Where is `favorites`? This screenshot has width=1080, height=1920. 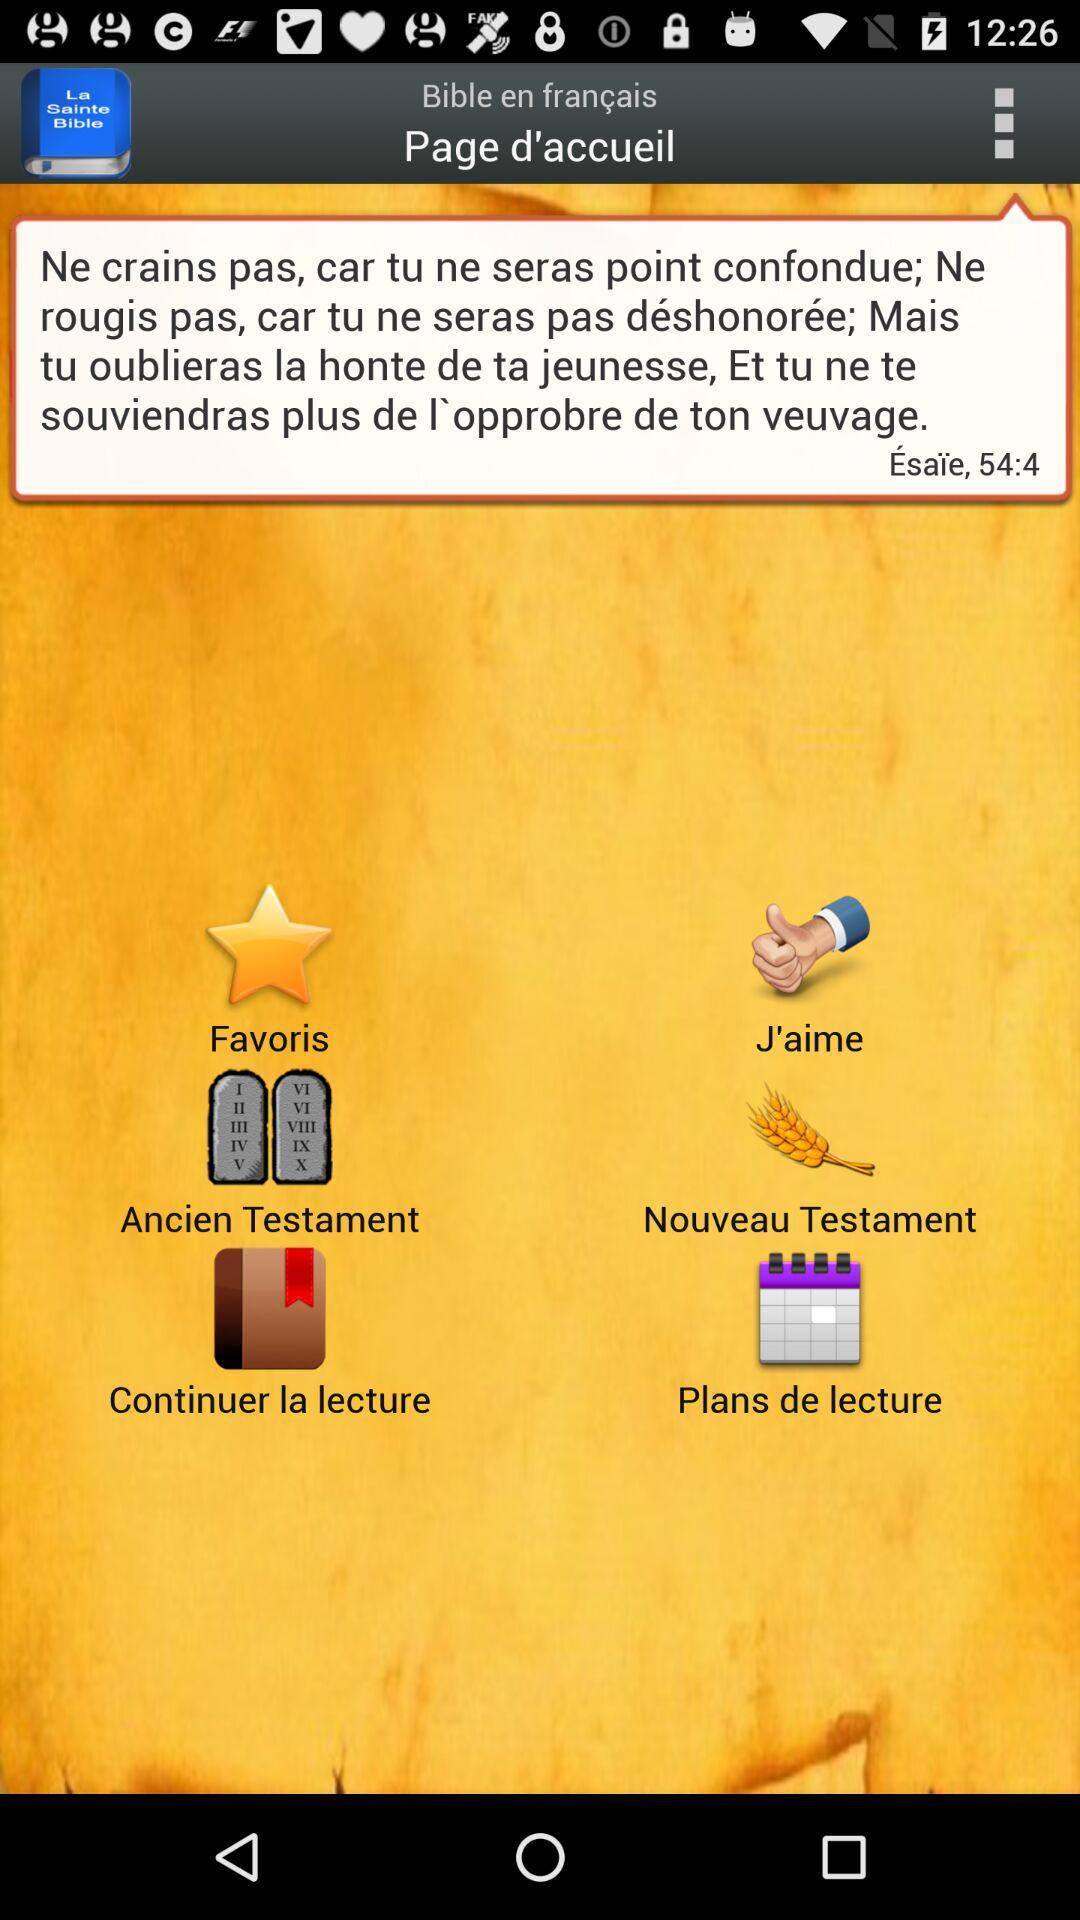
favorites is located at coordinates (268, 945).